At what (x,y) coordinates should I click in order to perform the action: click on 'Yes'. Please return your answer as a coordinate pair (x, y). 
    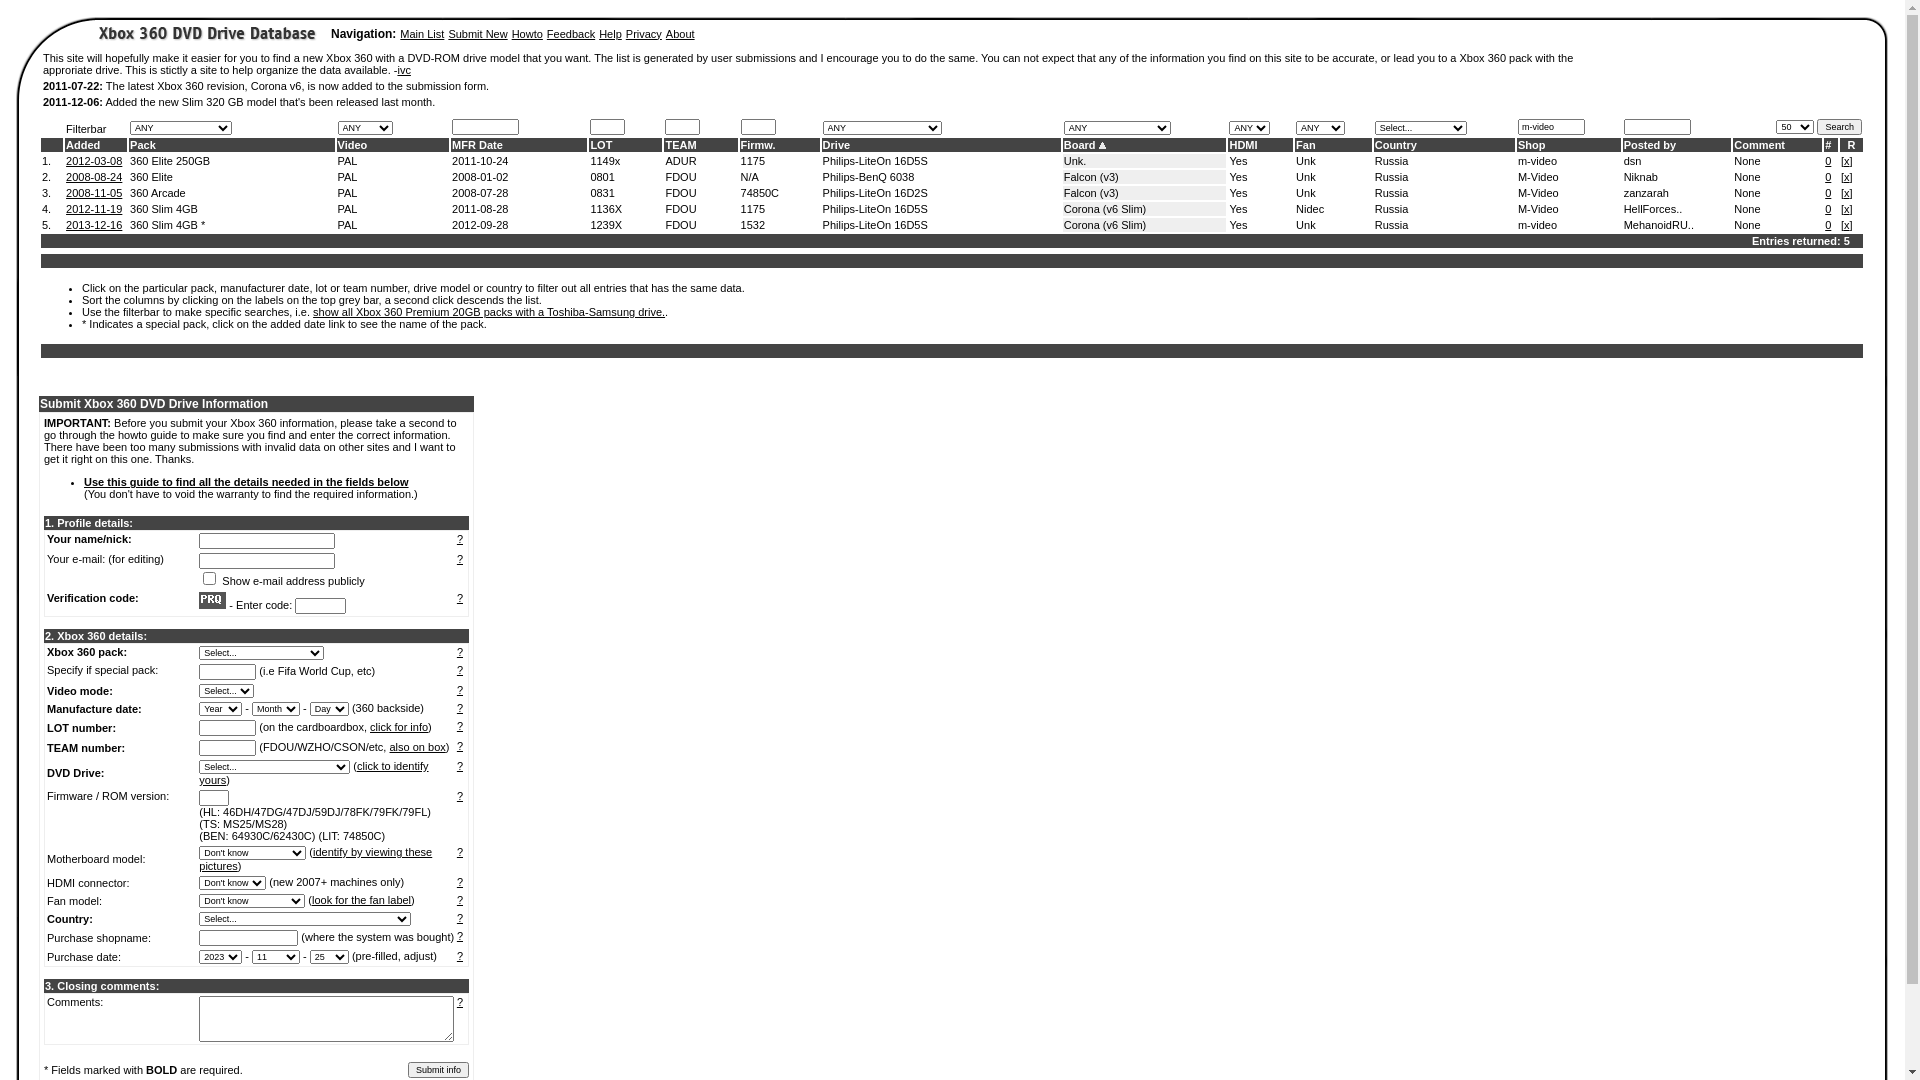
    Looking at the image, I should click on (1237, 208).